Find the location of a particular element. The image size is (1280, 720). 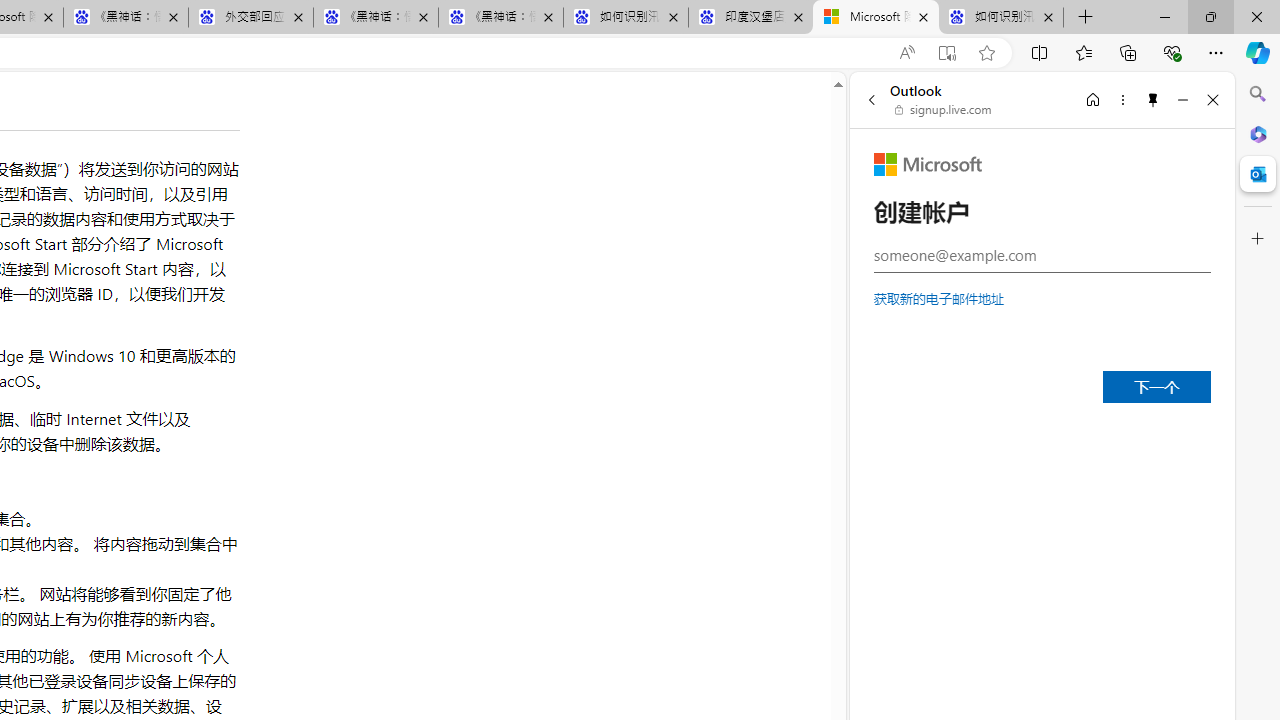

'Home' is located at coordinates (1092, 99).